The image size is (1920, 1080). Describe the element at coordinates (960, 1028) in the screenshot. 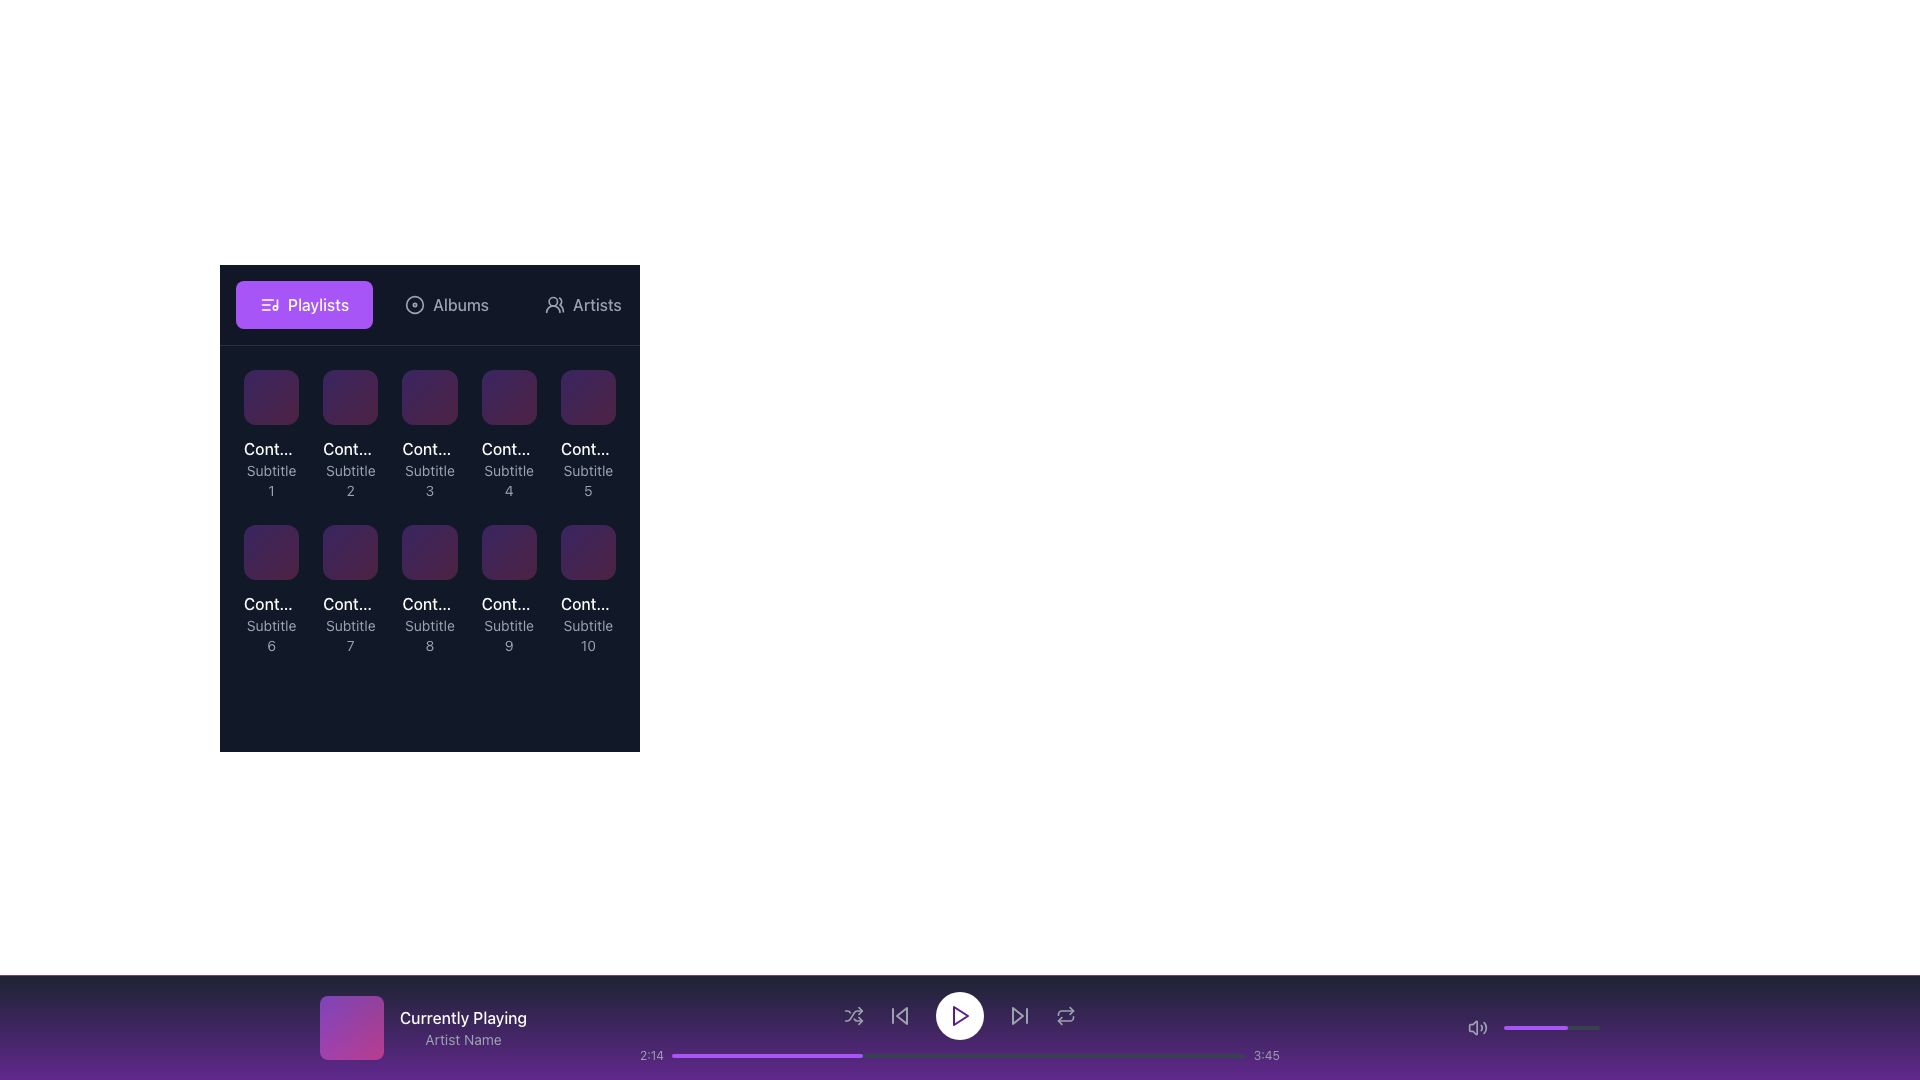

I see `the play button located centrally` at that location.